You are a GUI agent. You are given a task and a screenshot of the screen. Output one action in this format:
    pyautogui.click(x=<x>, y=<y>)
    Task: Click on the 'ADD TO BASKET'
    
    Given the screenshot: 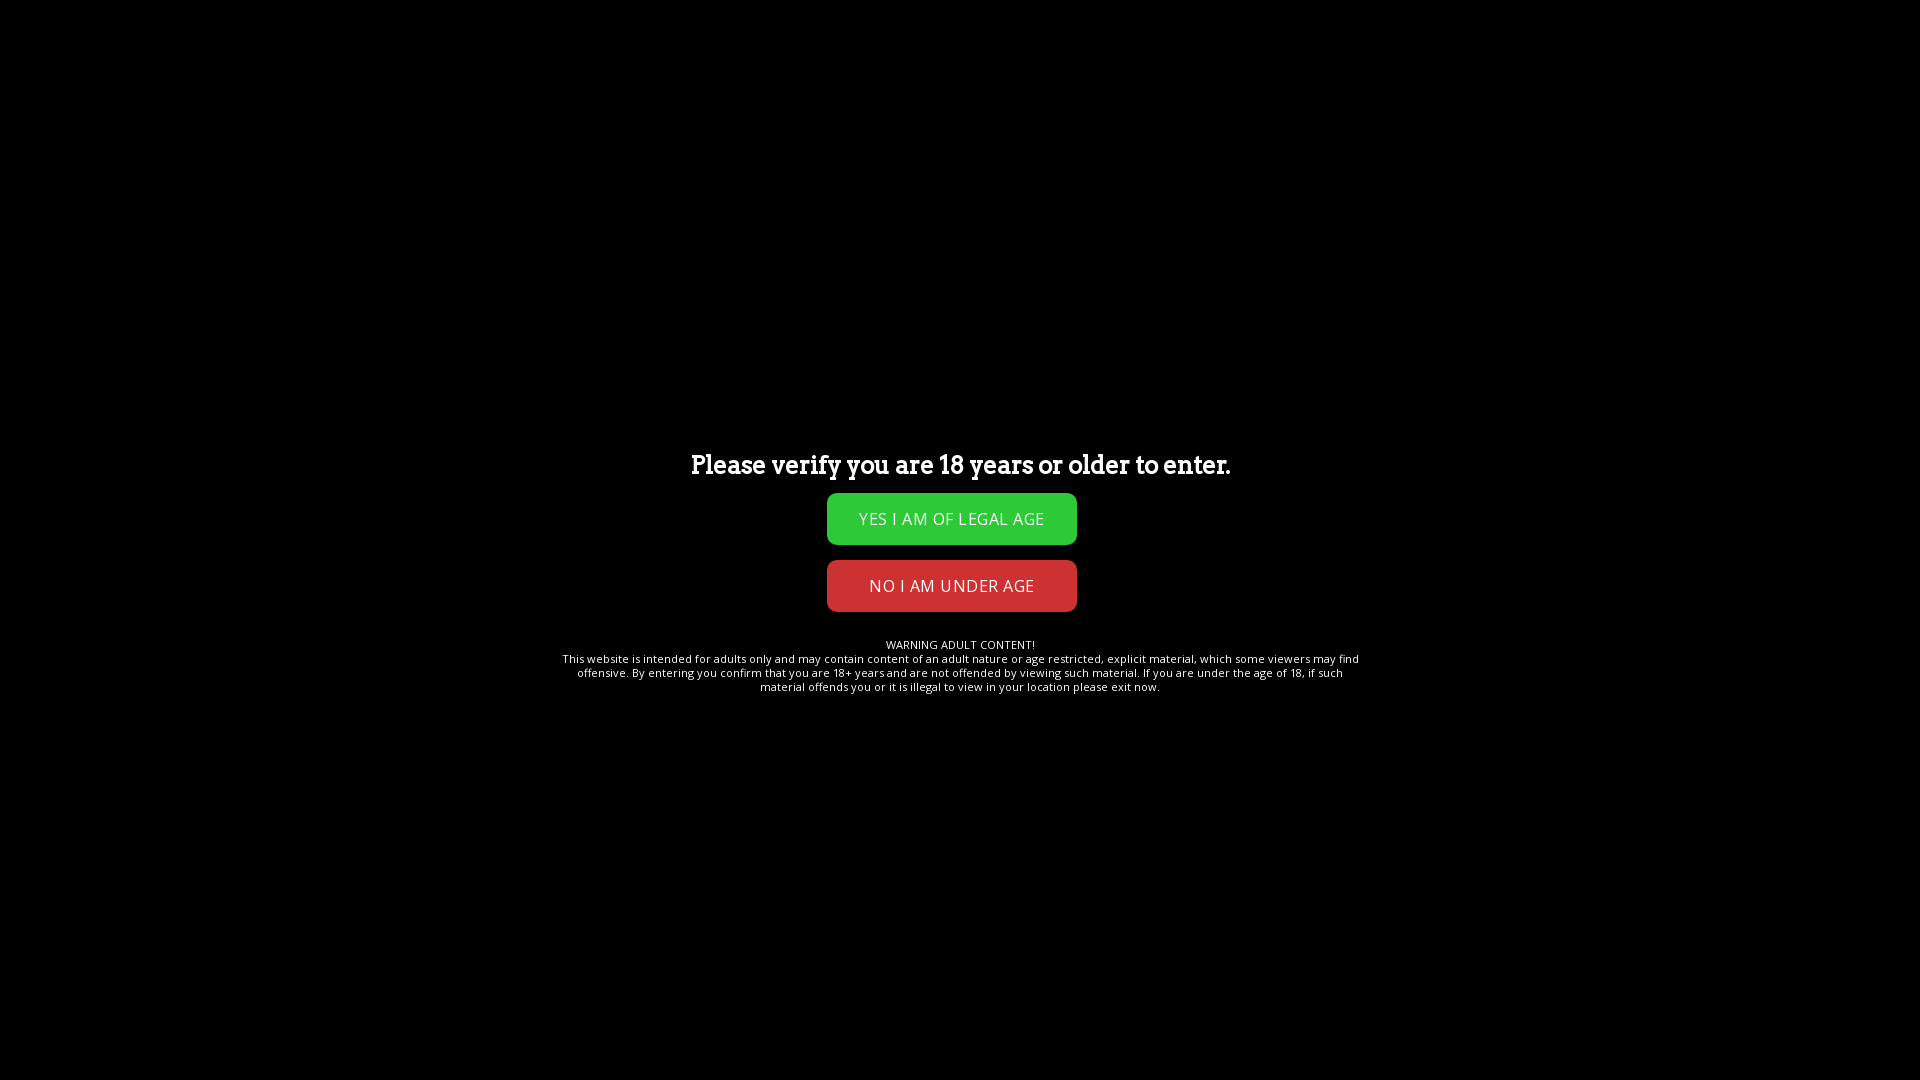 What is the action you would take?
    pyautogui.click(x=883, y=418)
    